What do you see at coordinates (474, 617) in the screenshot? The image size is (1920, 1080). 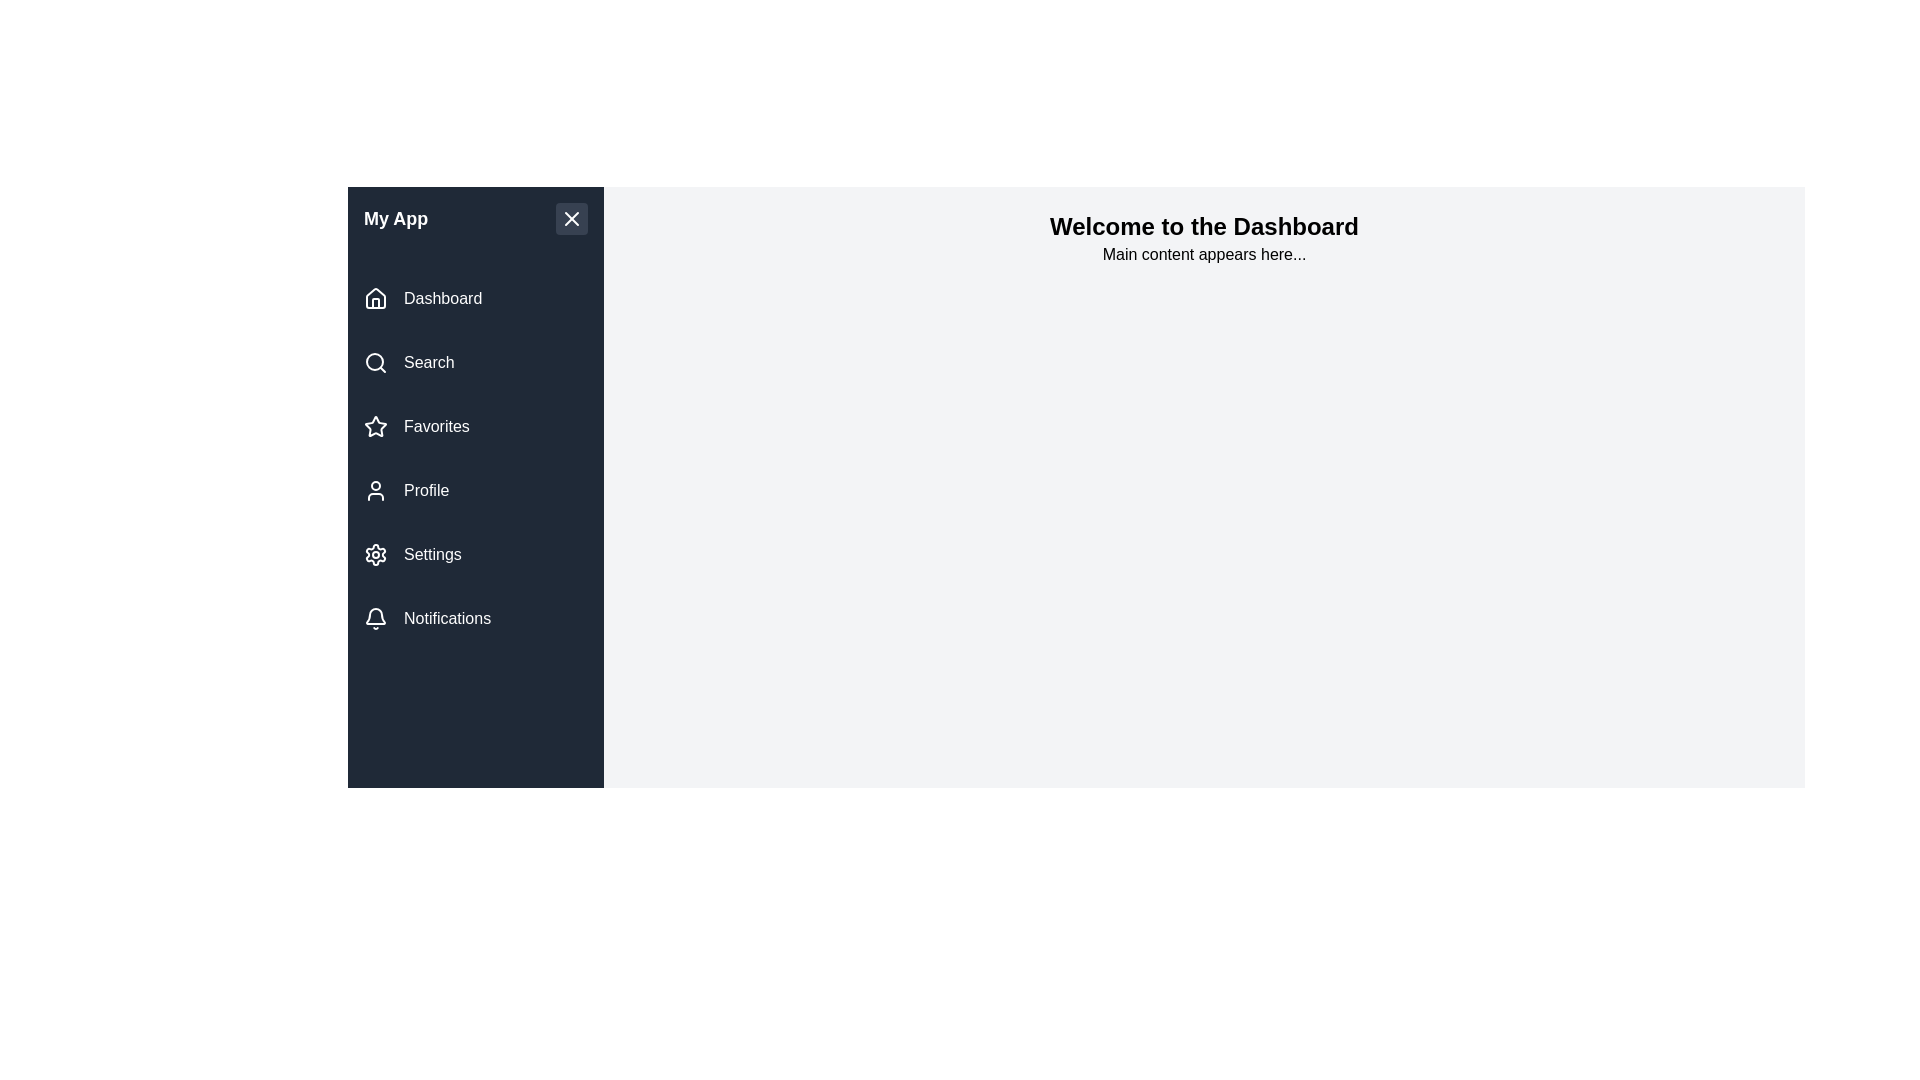 I see `the navigation link labeled Notifications` at bounding box center [474, 617].